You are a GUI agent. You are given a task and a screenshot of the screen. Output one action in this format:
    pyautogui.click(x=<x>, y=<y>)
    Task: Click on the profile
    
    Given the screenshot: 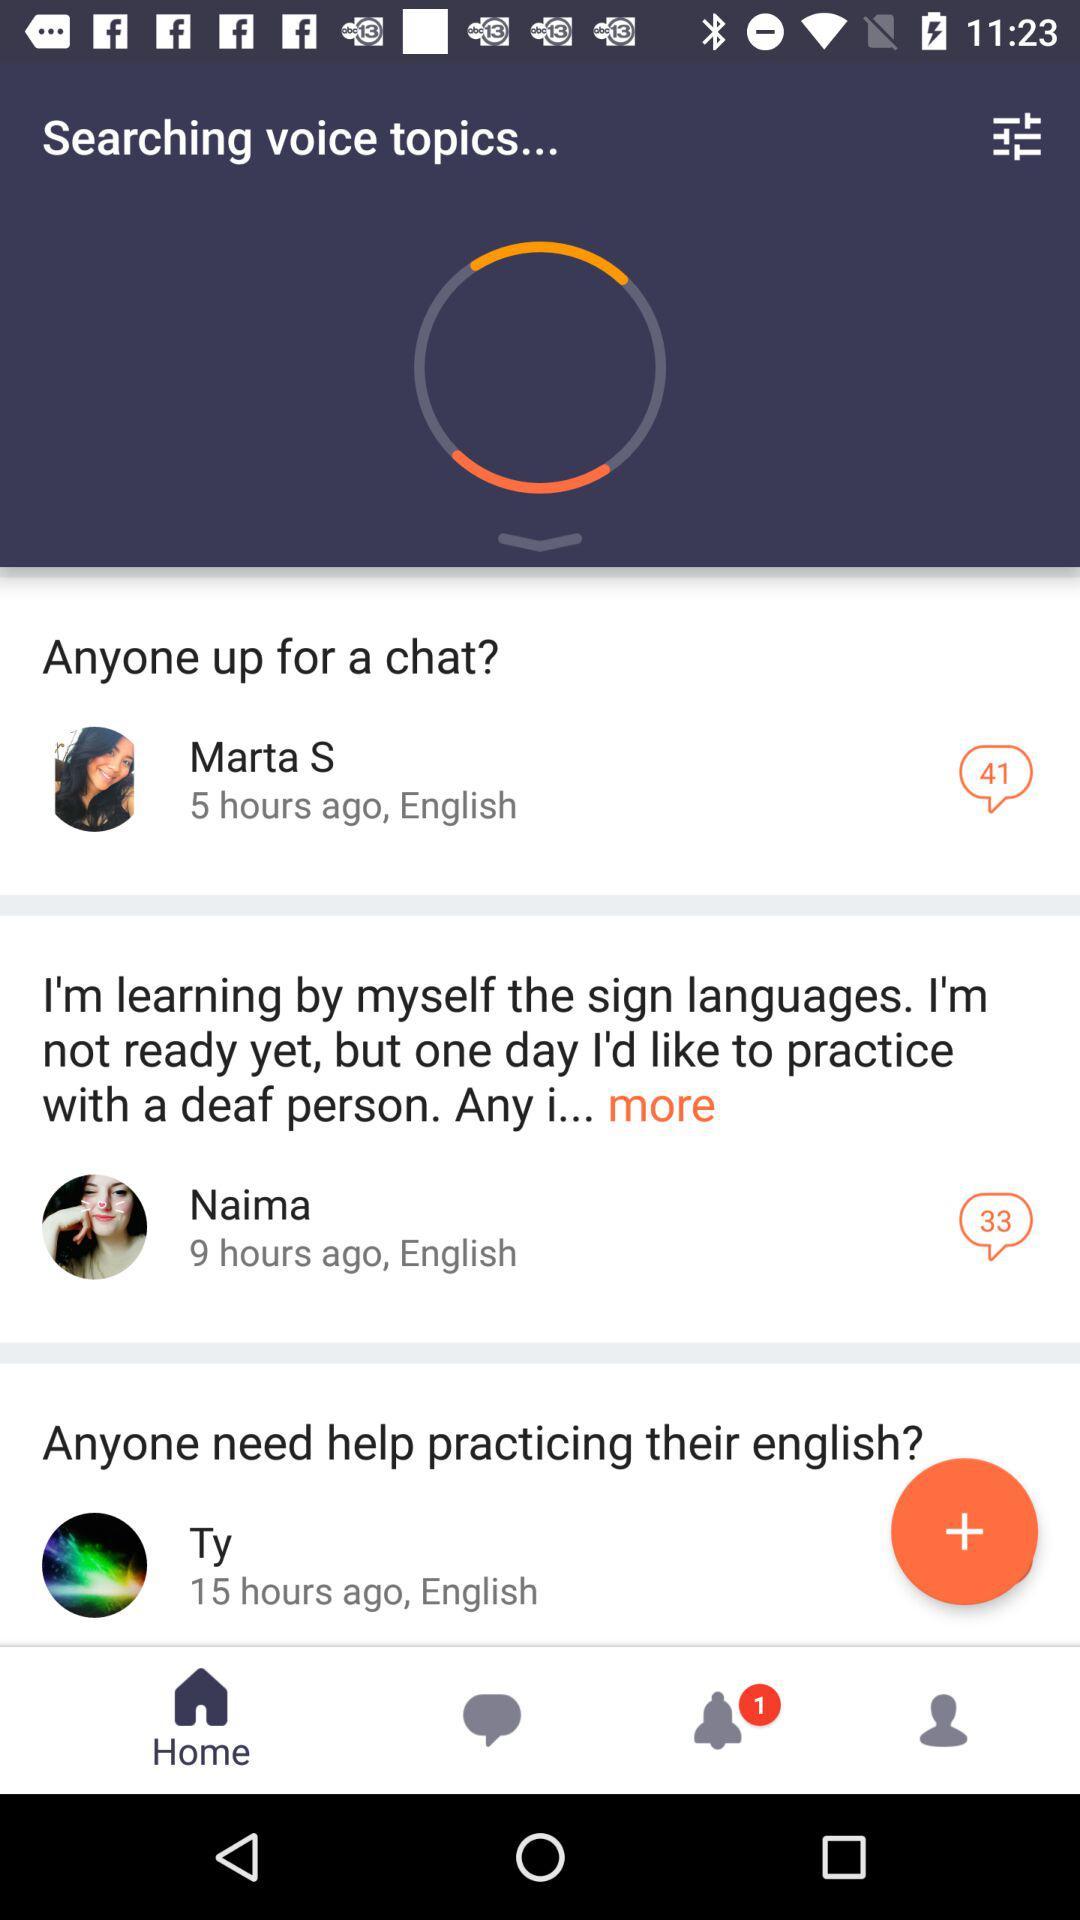 What is the action you would take?
    pyautogui.click(x=94, y=1226)
    